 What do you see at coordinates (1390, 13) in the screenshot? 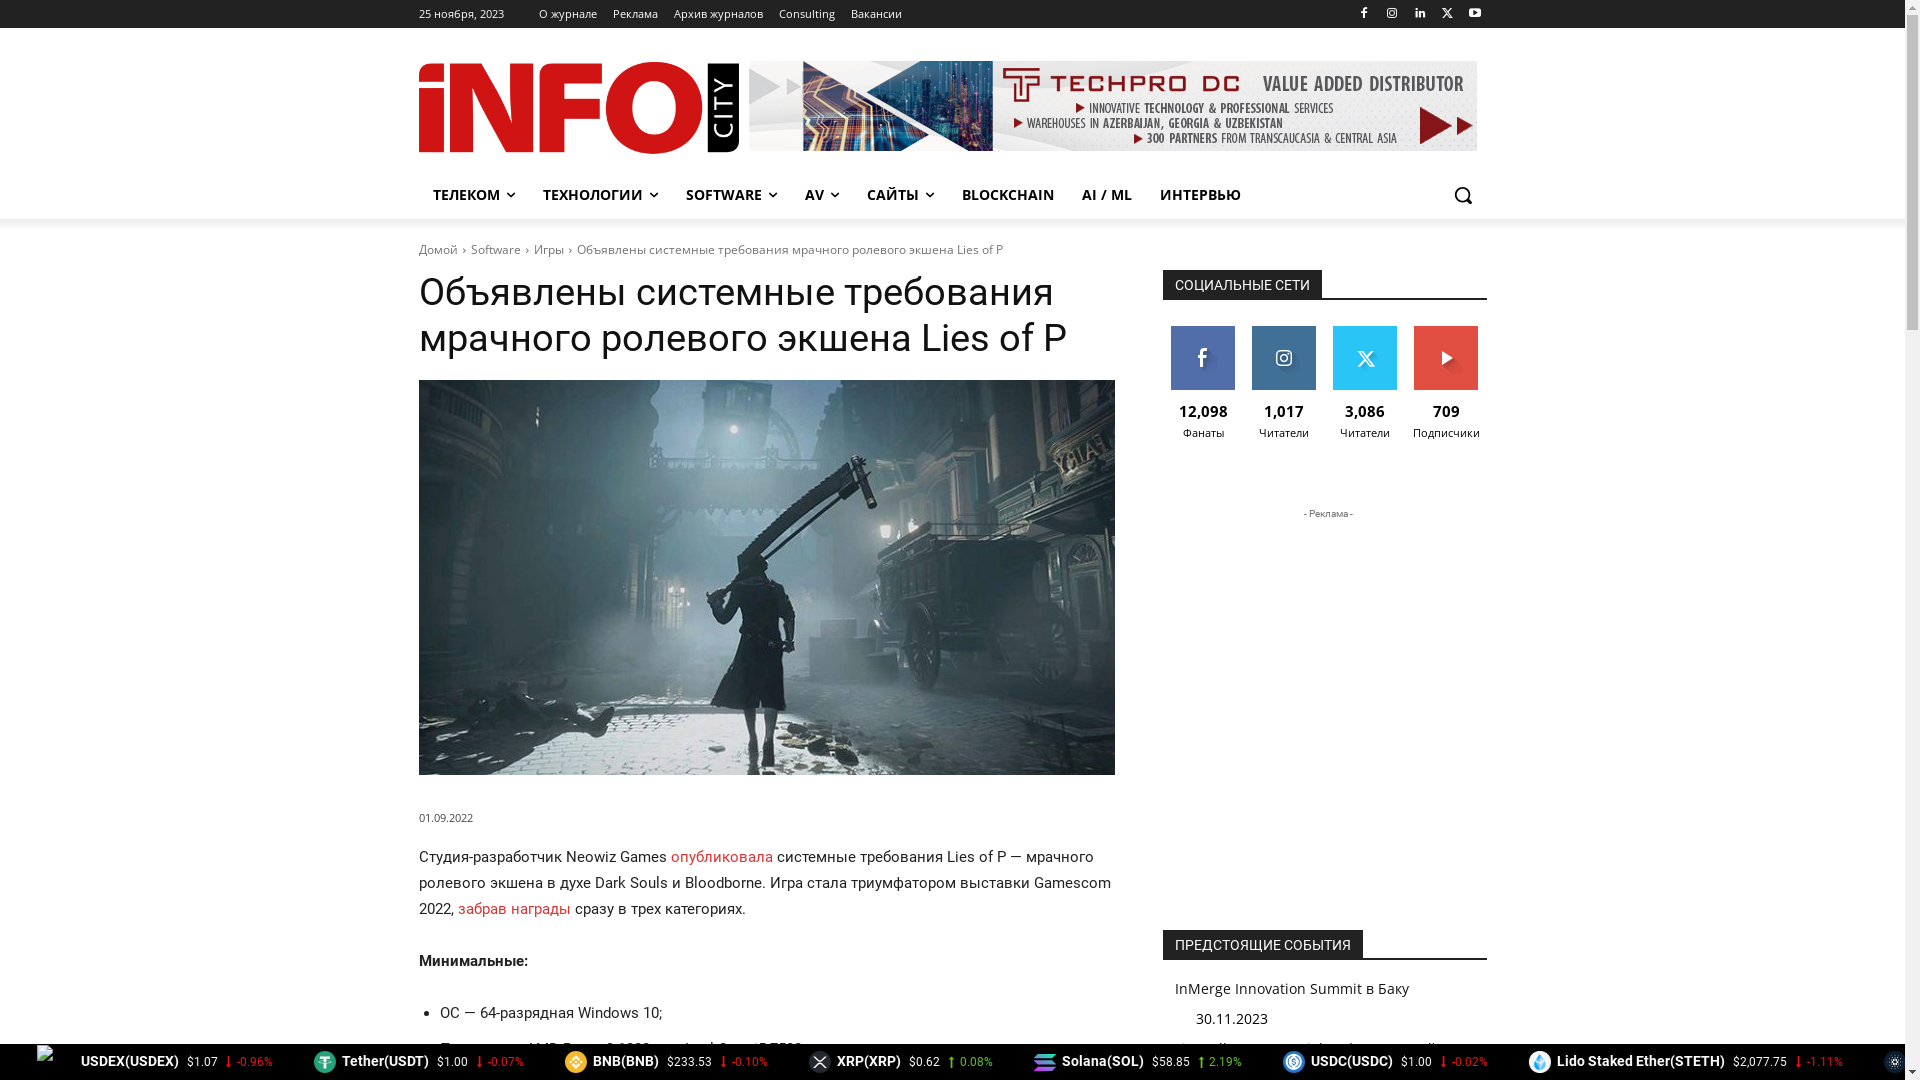
I see `'Instagram'` at bounding box center [1390, 13].